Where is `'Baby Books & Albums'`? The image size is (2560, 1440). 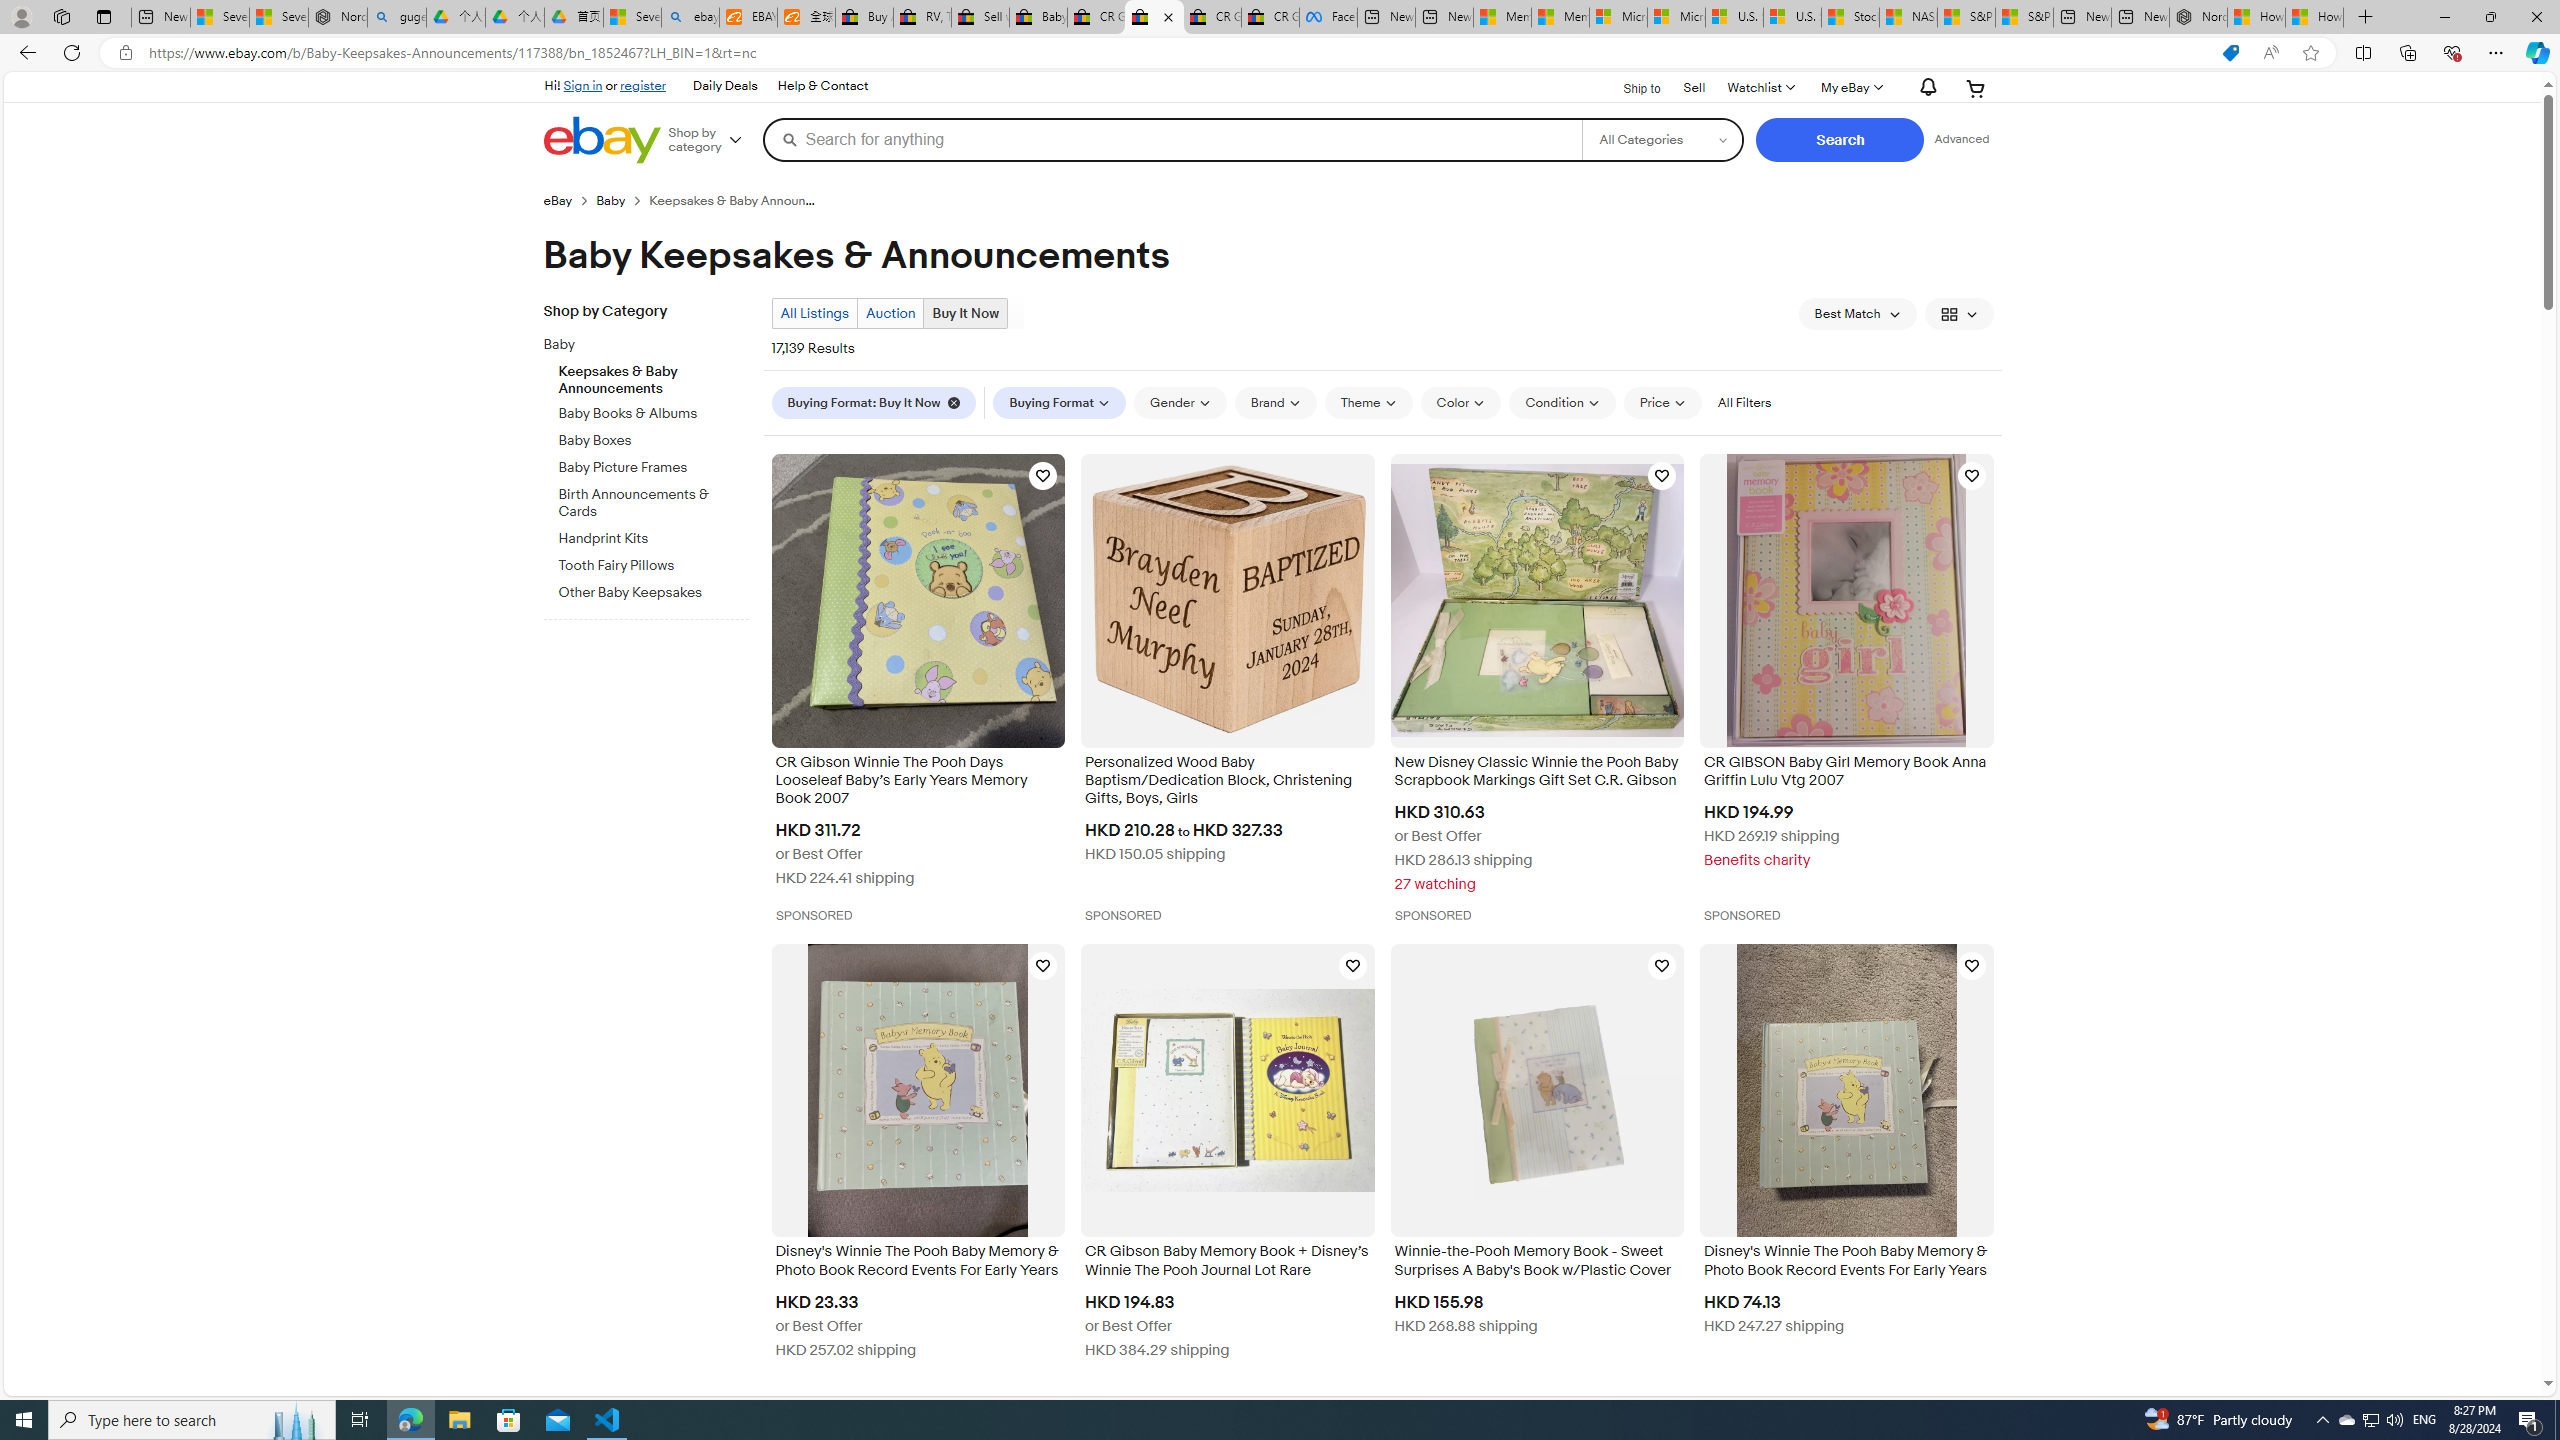
'Baby Books & Albums' is located at coordinates (653, 413).